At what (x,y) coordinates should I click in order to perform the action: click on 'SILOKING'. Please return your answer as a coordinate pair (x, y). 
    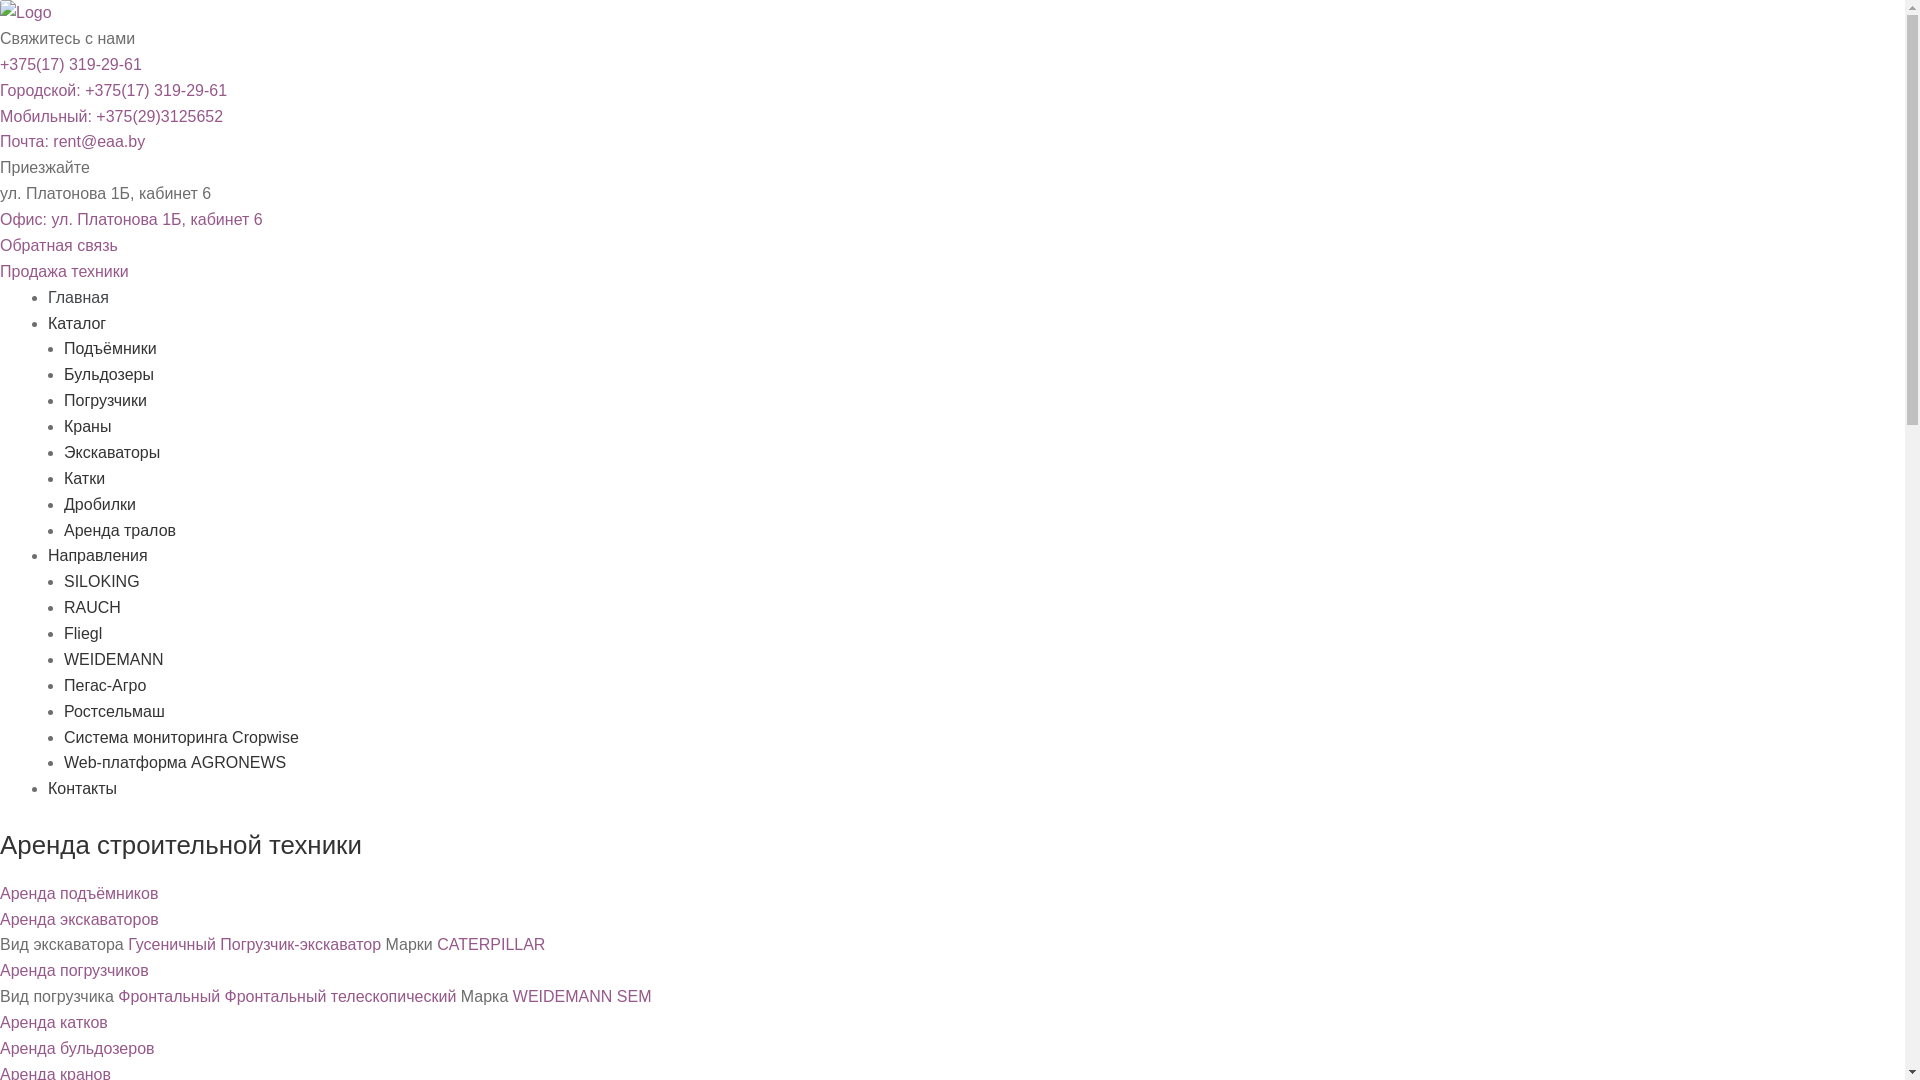
    Looking at the image, I should click on (100, 581).